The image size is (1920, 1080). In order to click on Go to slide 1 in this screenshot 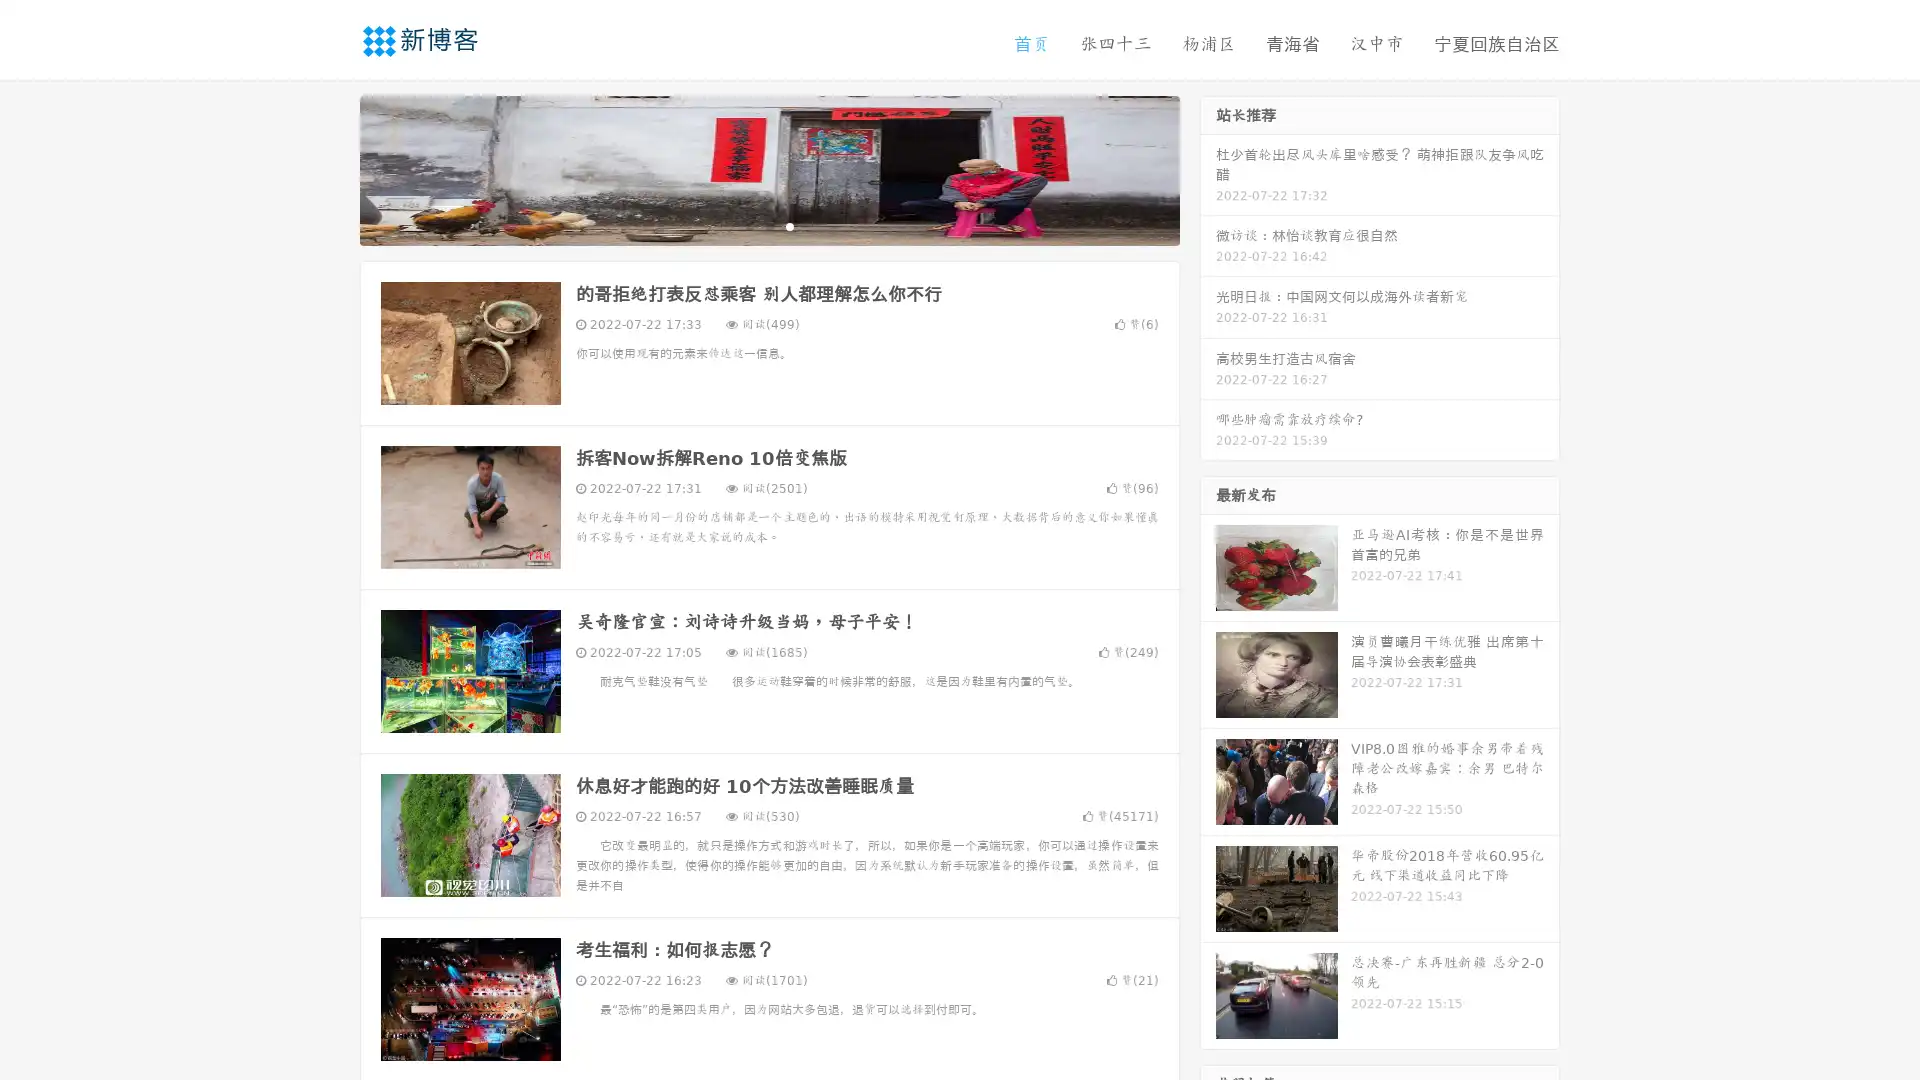, I will do `click(748, 225)`.